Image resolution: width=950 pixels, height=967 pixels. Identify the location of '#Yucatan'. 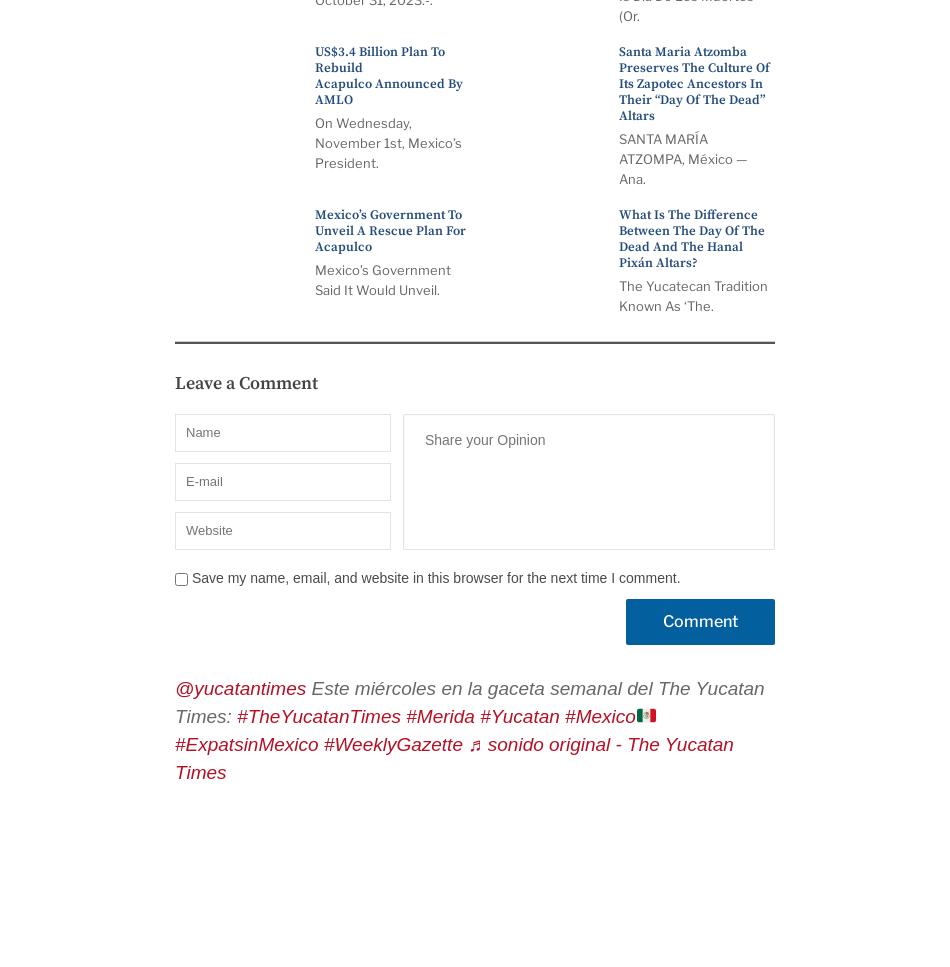
(519, 715).